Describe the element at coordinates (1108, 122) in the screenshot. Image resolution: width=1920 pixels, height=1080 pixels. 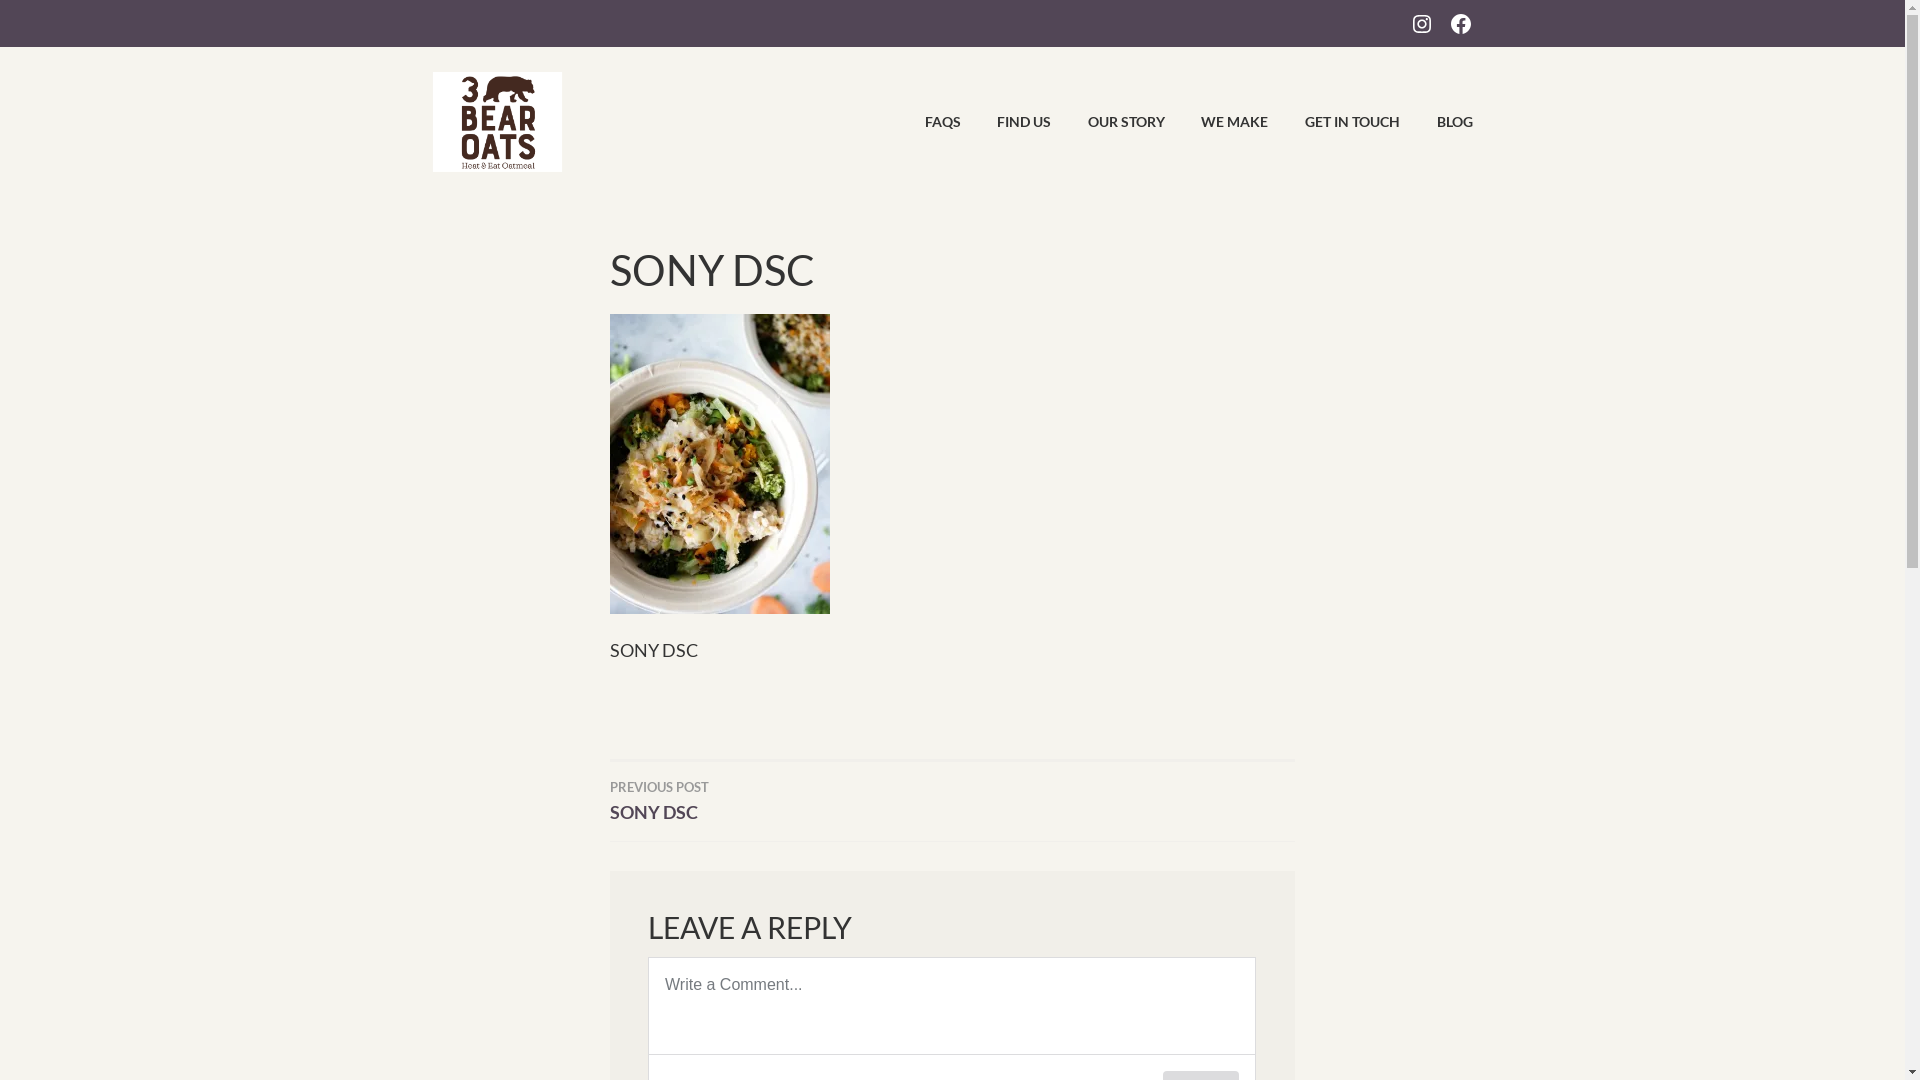
I see `'OUR STORY'` at that location.